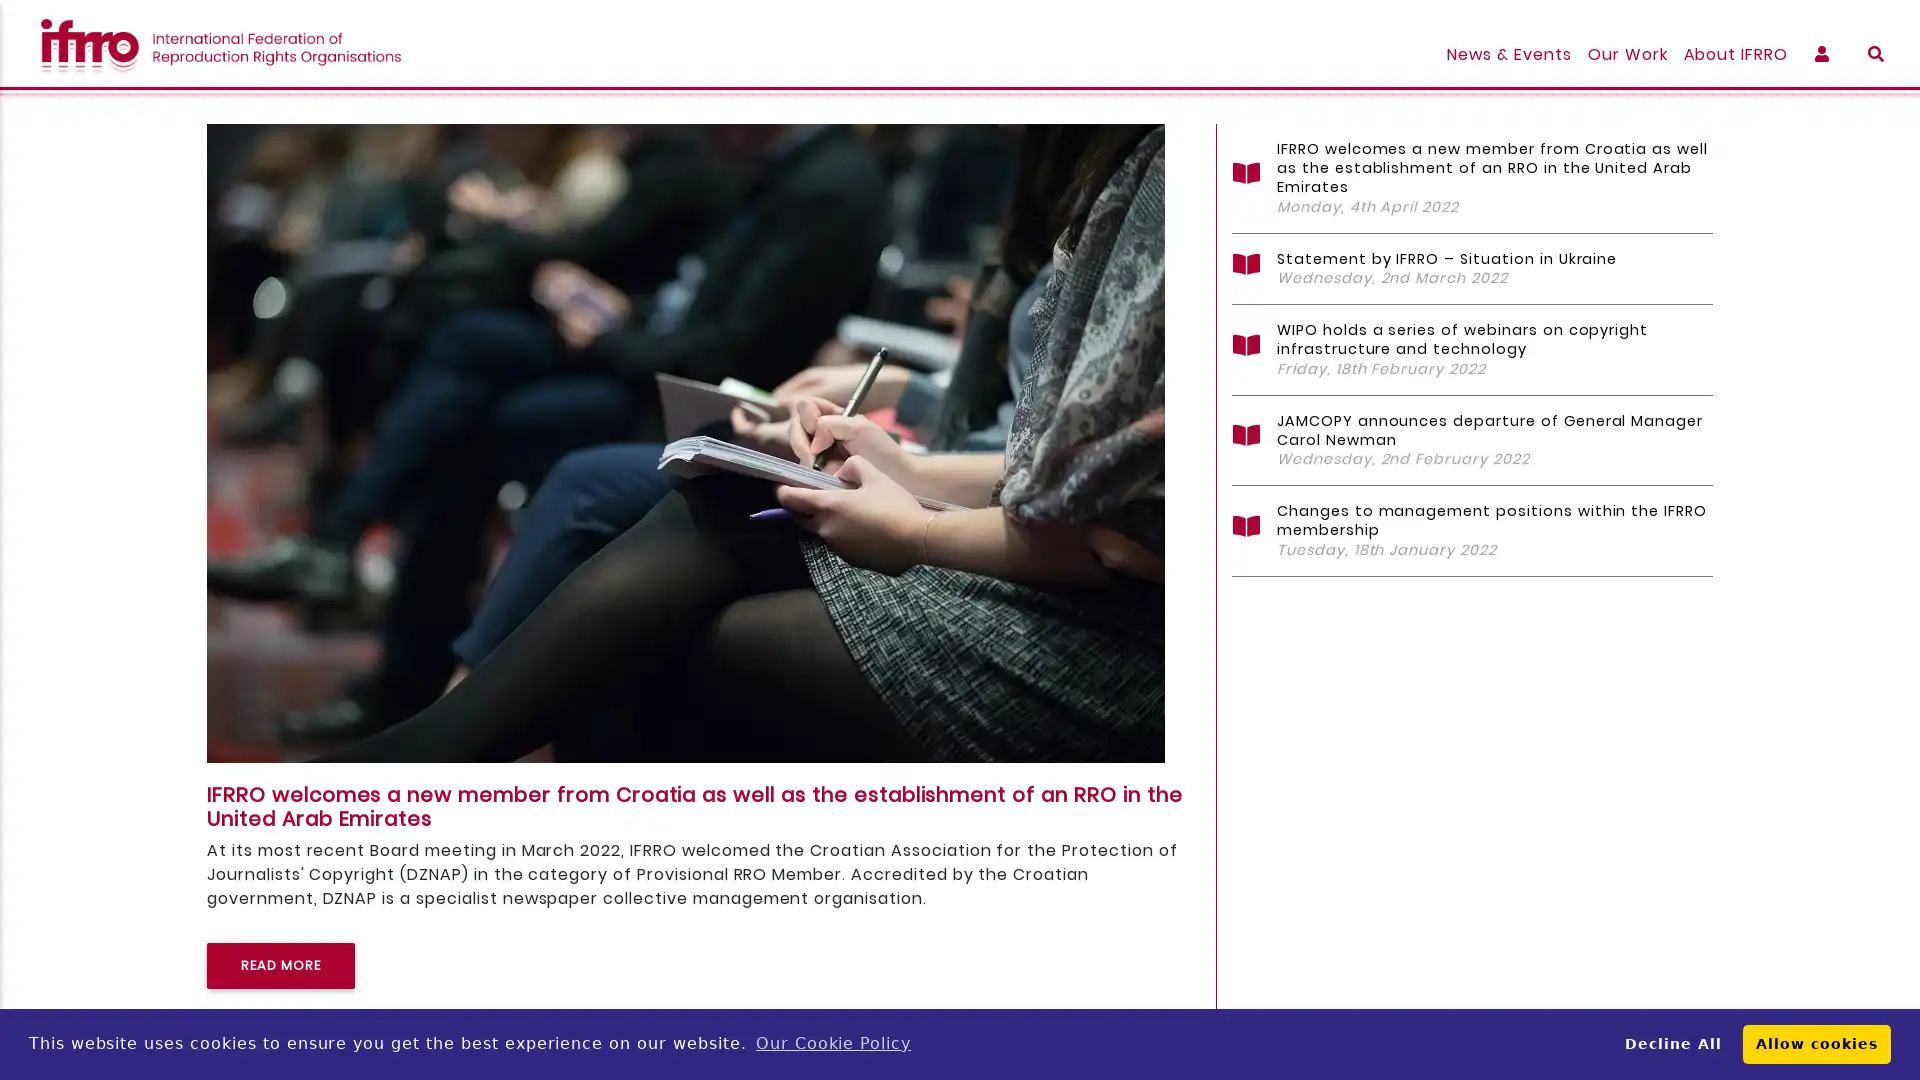  Describe the element at coordinates (833, 1043) in the screenshot. I see `learn more about cookies` at that location.